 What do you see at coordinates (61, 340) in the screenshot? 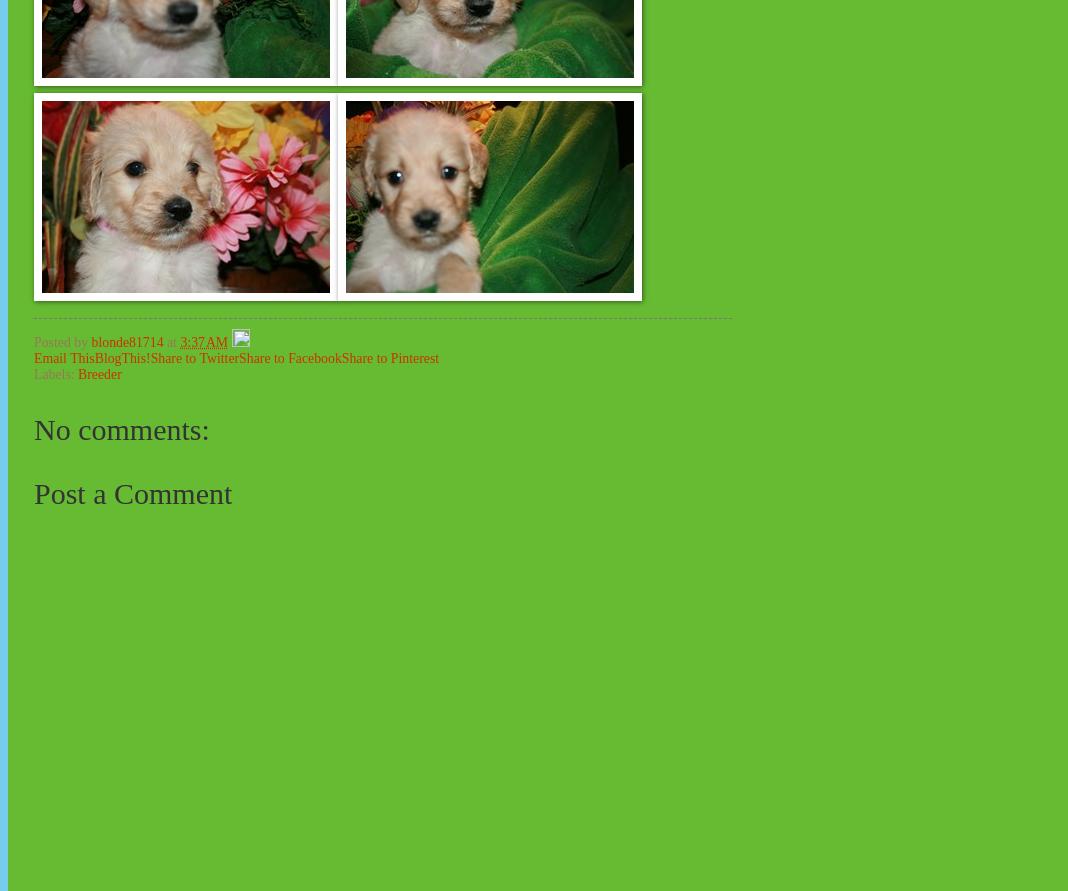
I see `'Posted by'` at bounding box center [61, 340].